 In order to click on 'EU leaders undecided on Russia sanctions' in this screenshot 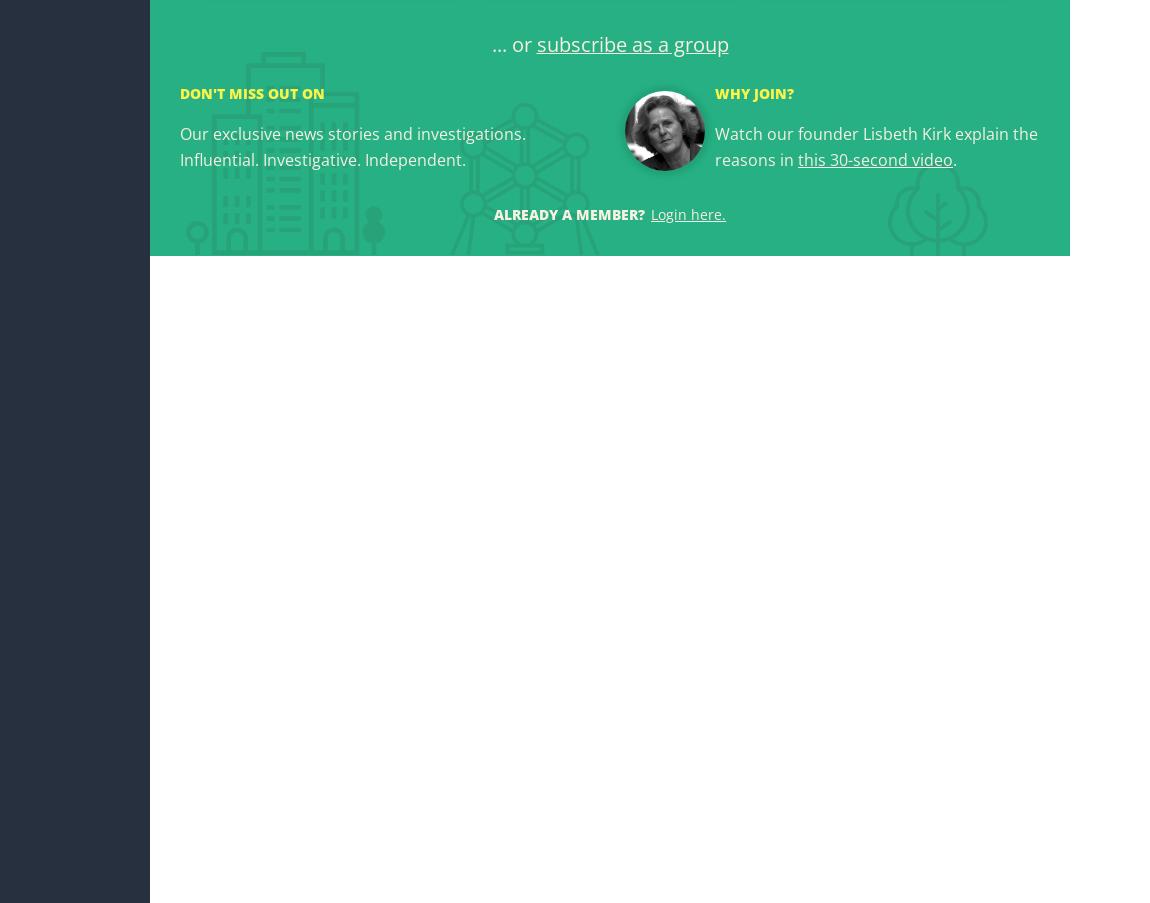, I will do `click(178, 407)`.